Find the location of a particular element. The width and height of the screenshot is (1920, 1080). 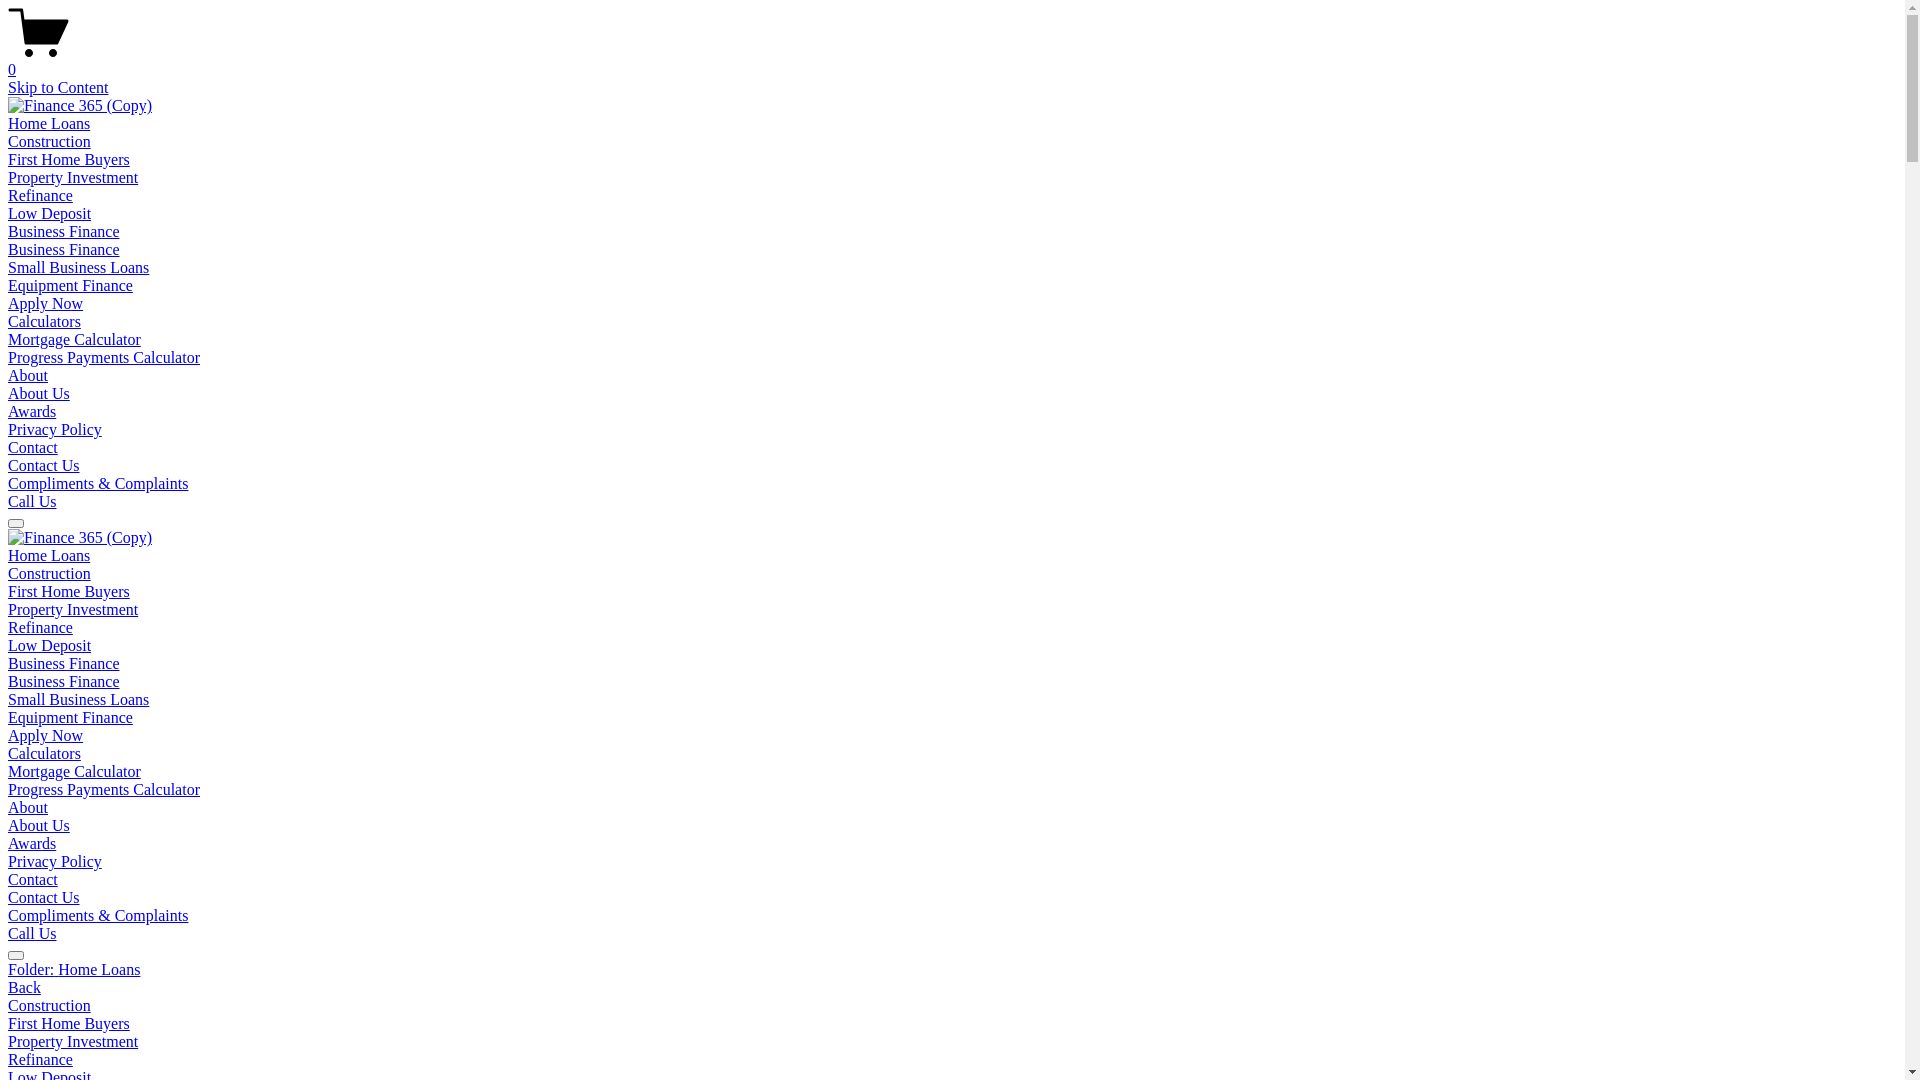

'Back' is located at coordinates (8, 986).